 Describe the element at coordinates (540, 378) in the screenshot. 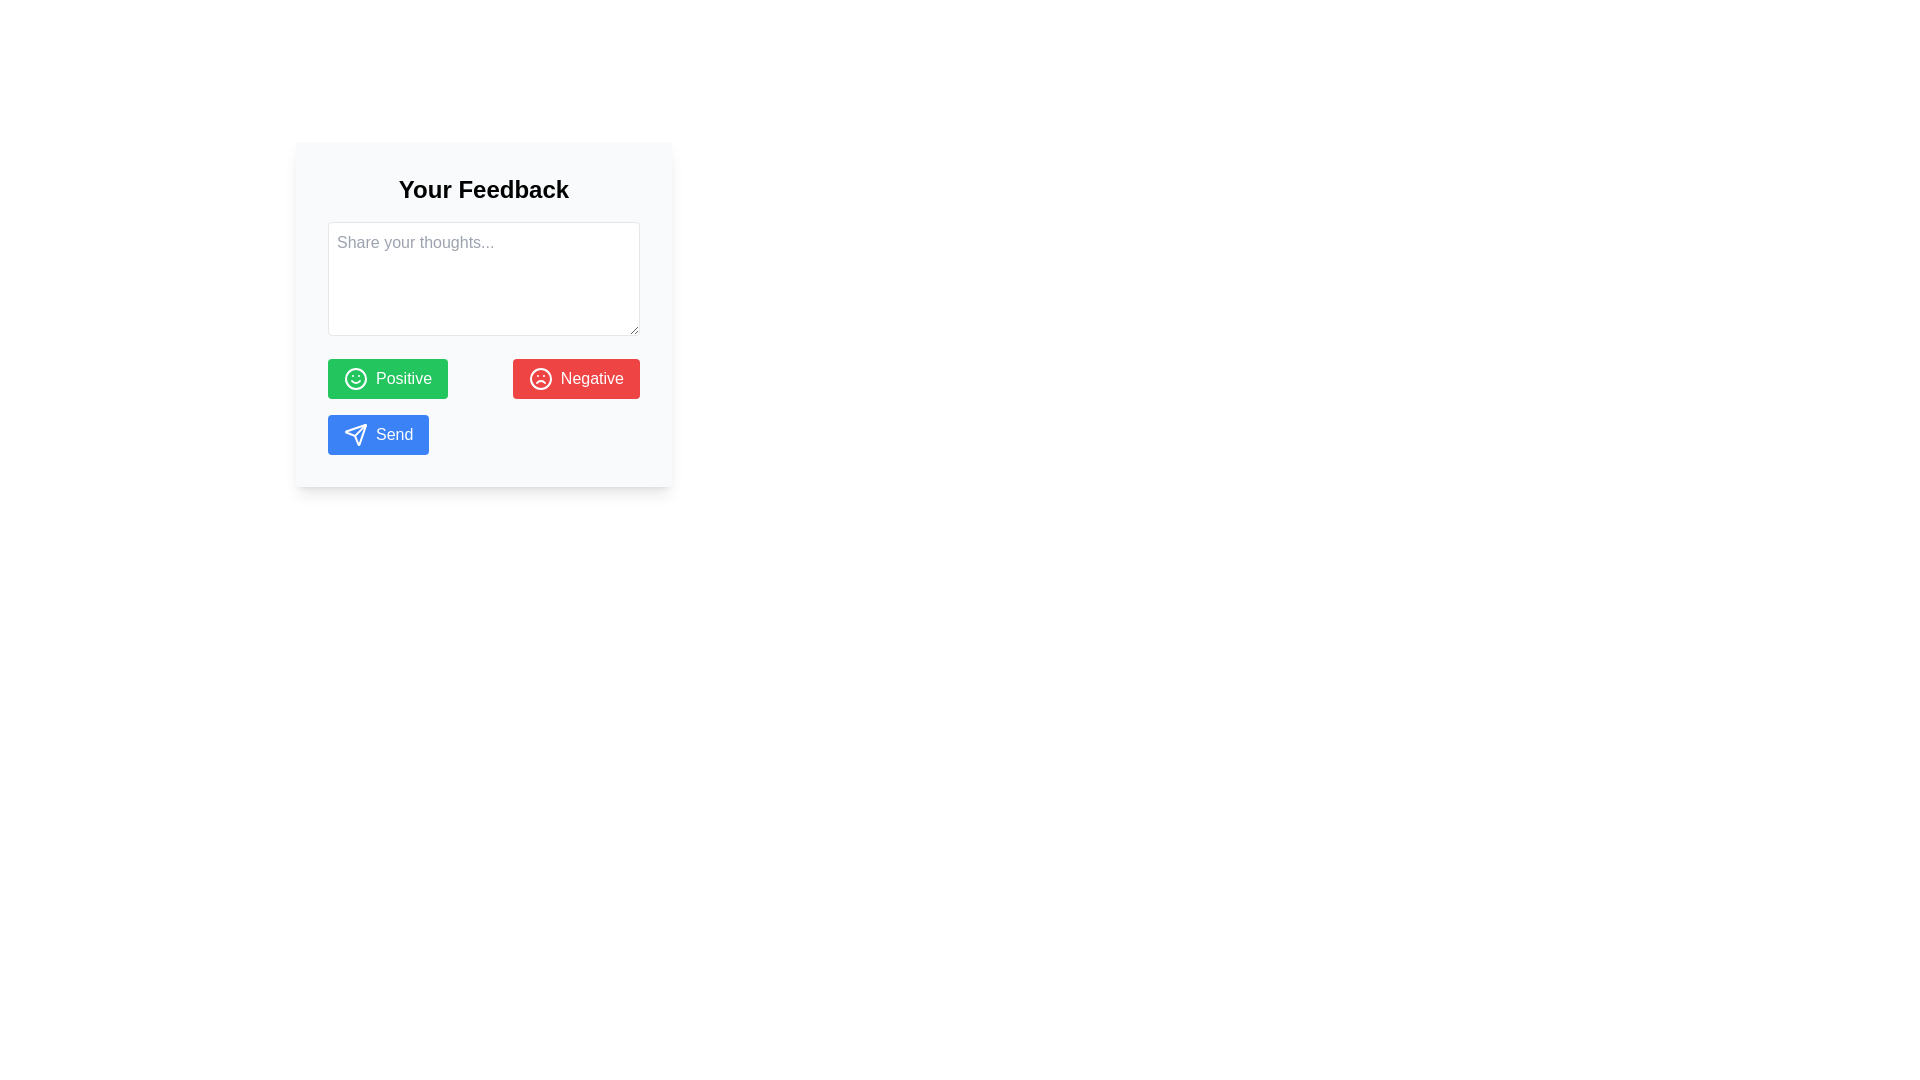

I see `the 'Negative' button` at that location.